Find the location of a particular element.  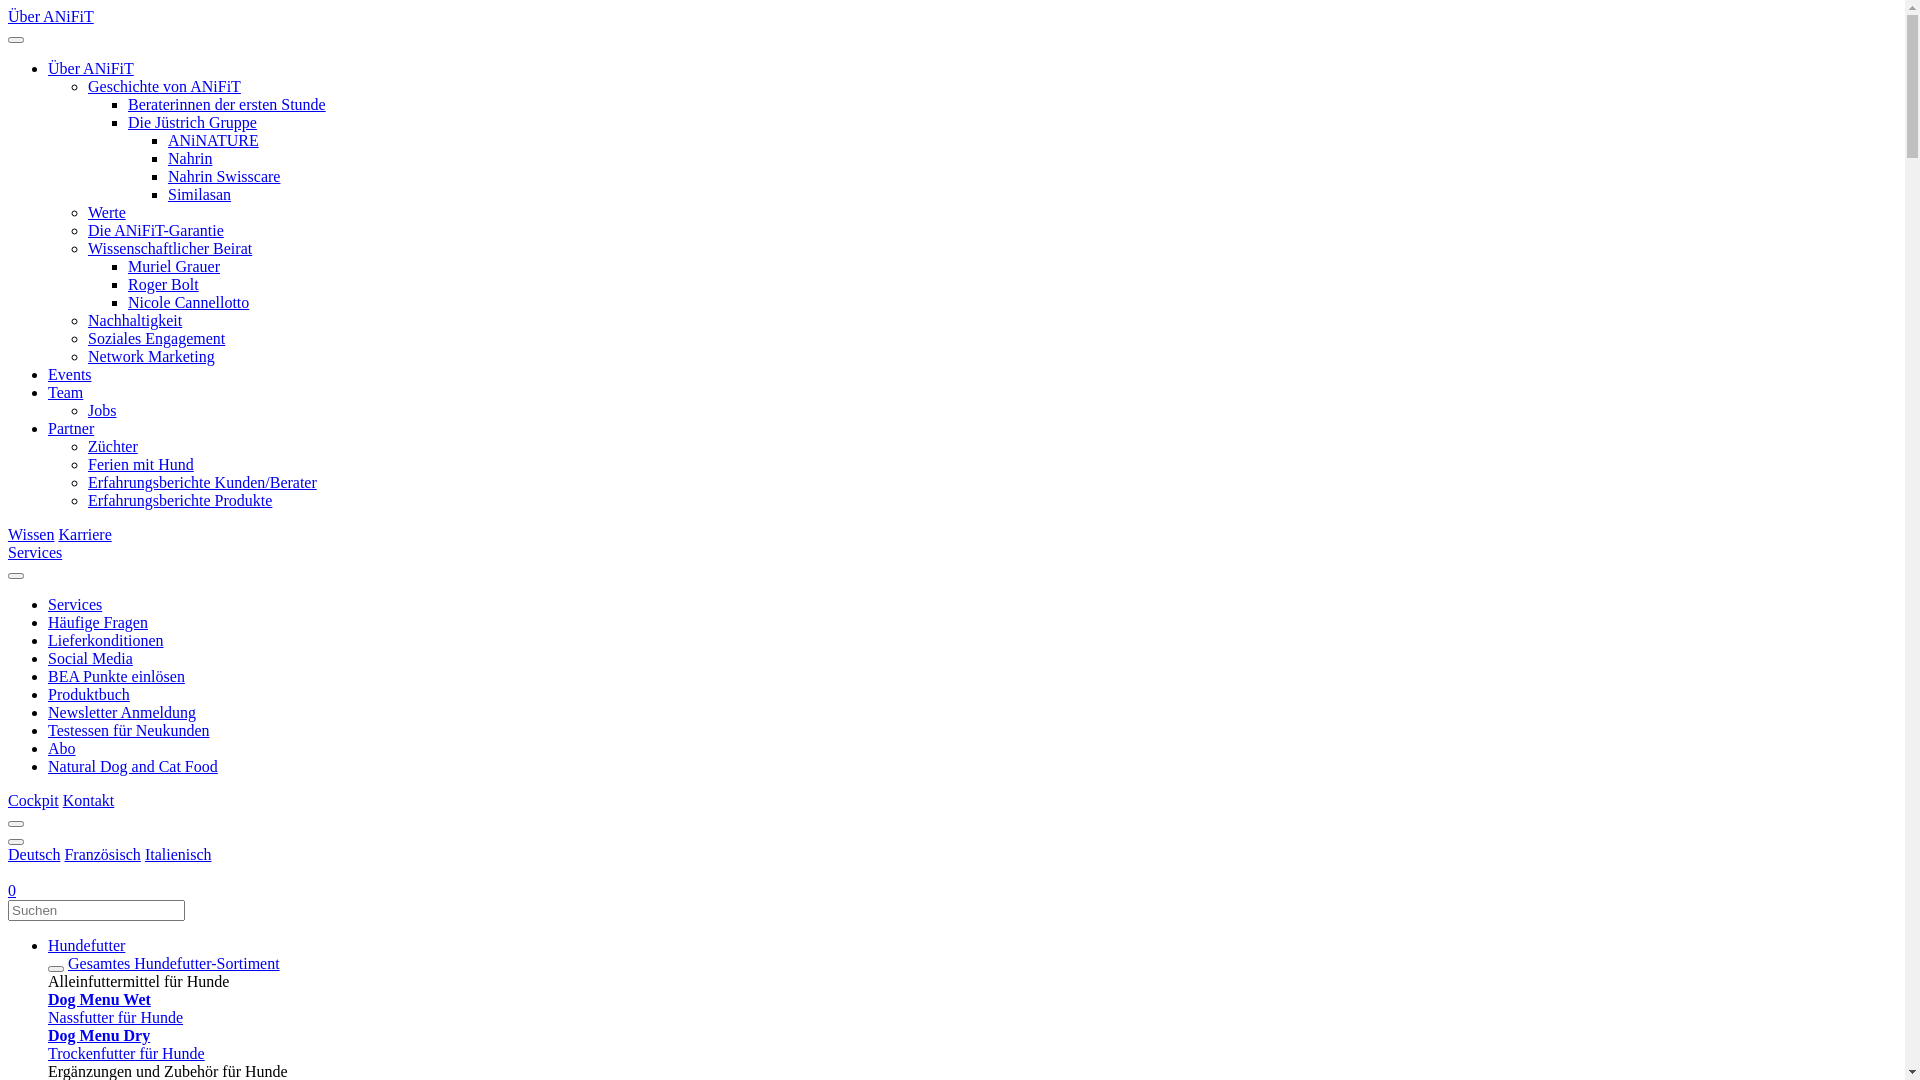

'Natural Dog and Cat Food' is located at coordinates (132, 765).